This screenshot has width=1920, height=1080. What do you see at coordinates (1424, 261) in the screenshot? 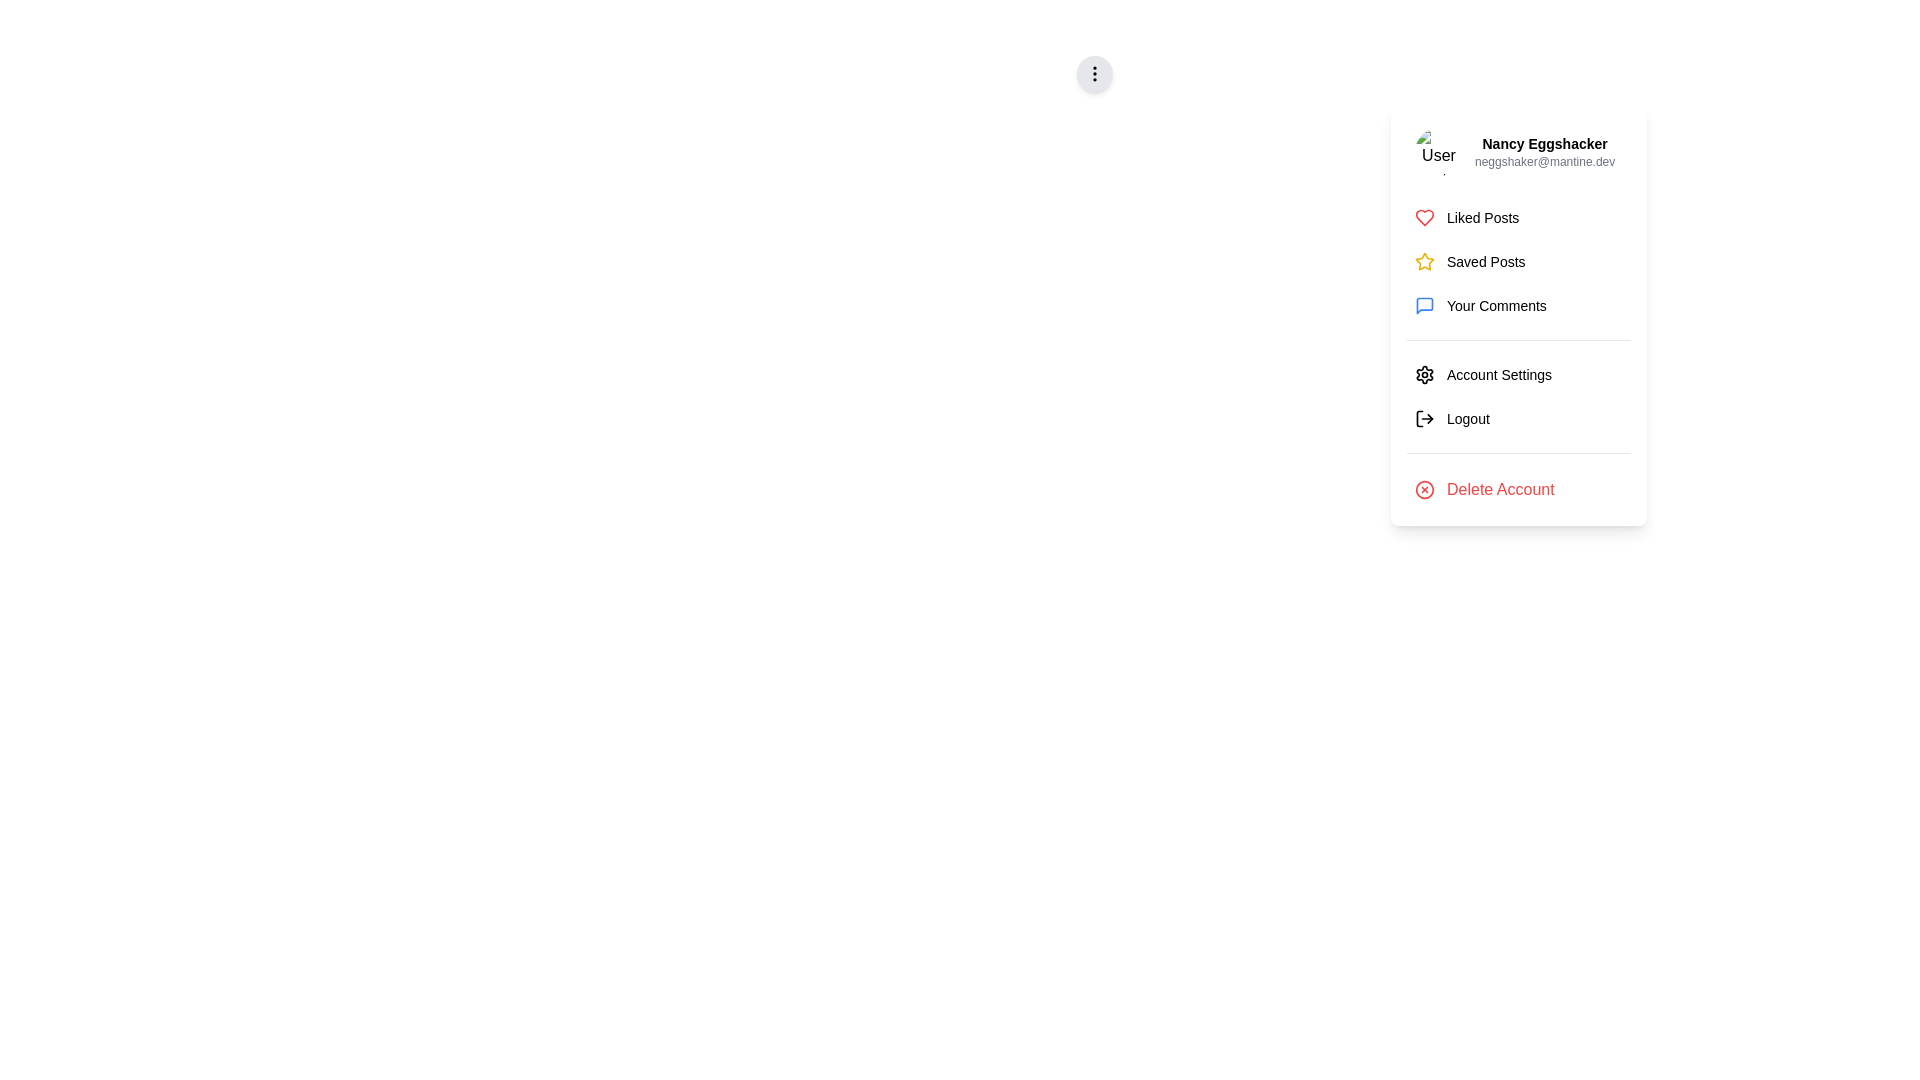
I see `the yellow star-shaped icon for the 'Saved Posts' menu item, which is the second option in the vertical list` at bounding box center [1424, 261].